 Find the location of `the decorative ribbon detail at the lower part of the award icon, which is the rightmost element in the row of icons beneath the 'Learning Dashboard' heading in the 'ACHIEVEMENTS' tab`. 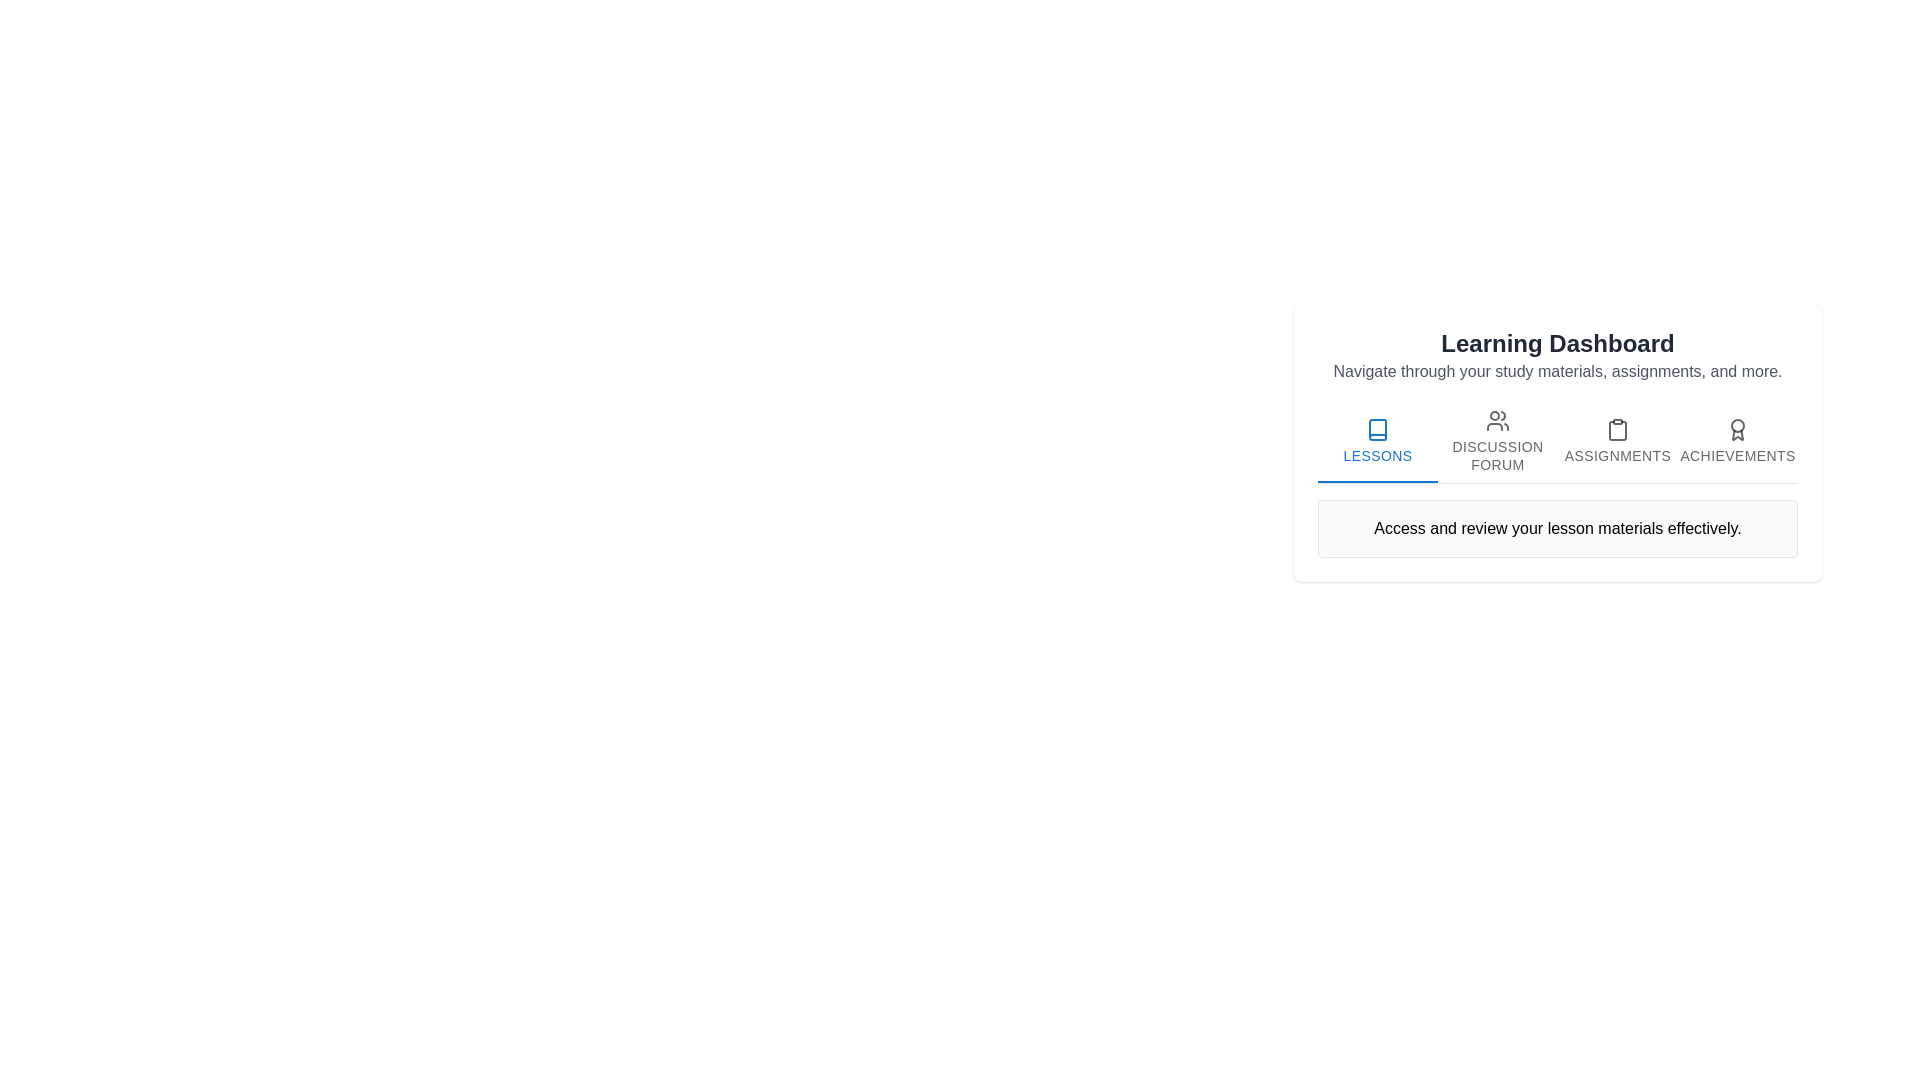

the decorative ribbon detail at the lower part of the award icon, which is the rightmost element in the row of icons beneath the 'Learning Dashboard' heading in the 'ACHIEVEMENTS' tab is located at coordinates (1736, 434).